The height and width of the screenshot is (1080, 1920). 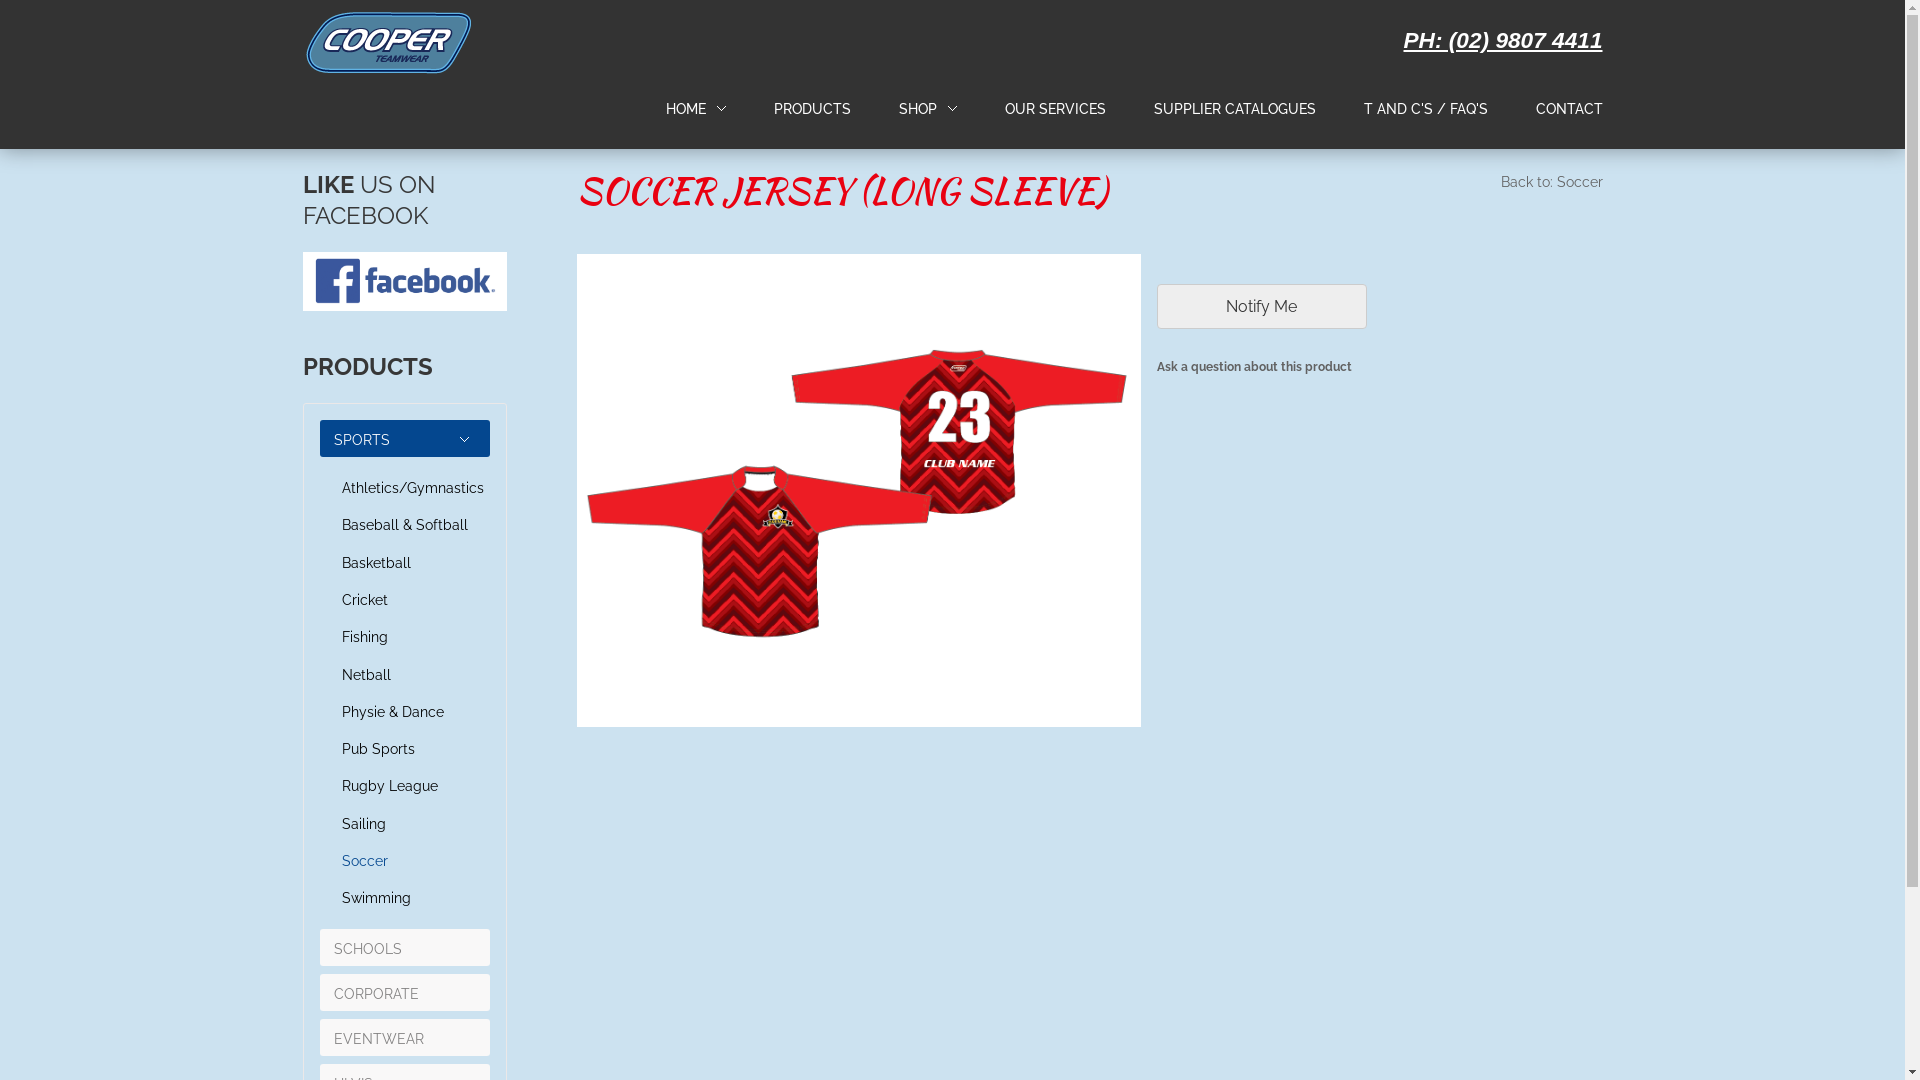 I want to click on 'PRODUCTS', so click(x=812, y=108).